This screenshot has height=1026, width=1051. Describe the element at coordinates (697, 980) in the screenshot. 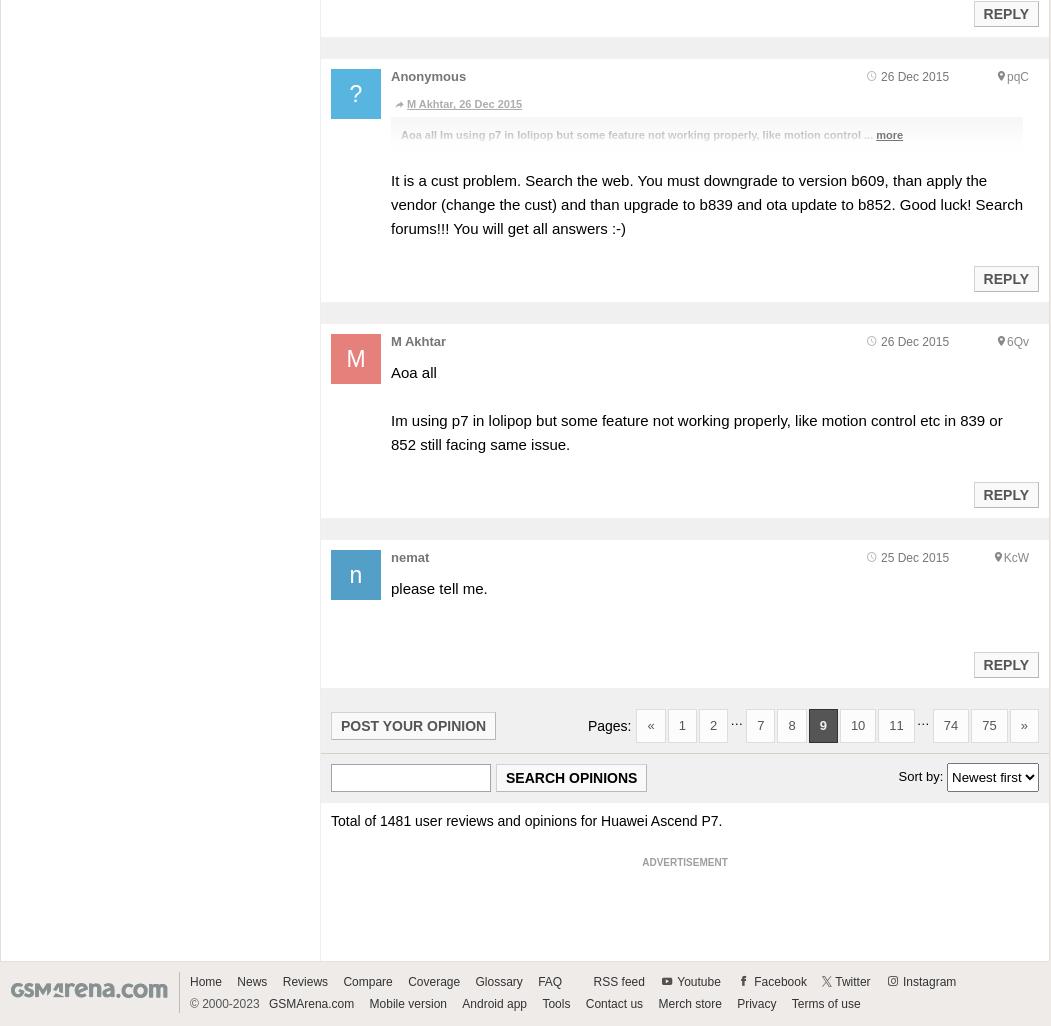

I see `'Youtube'` at that location.